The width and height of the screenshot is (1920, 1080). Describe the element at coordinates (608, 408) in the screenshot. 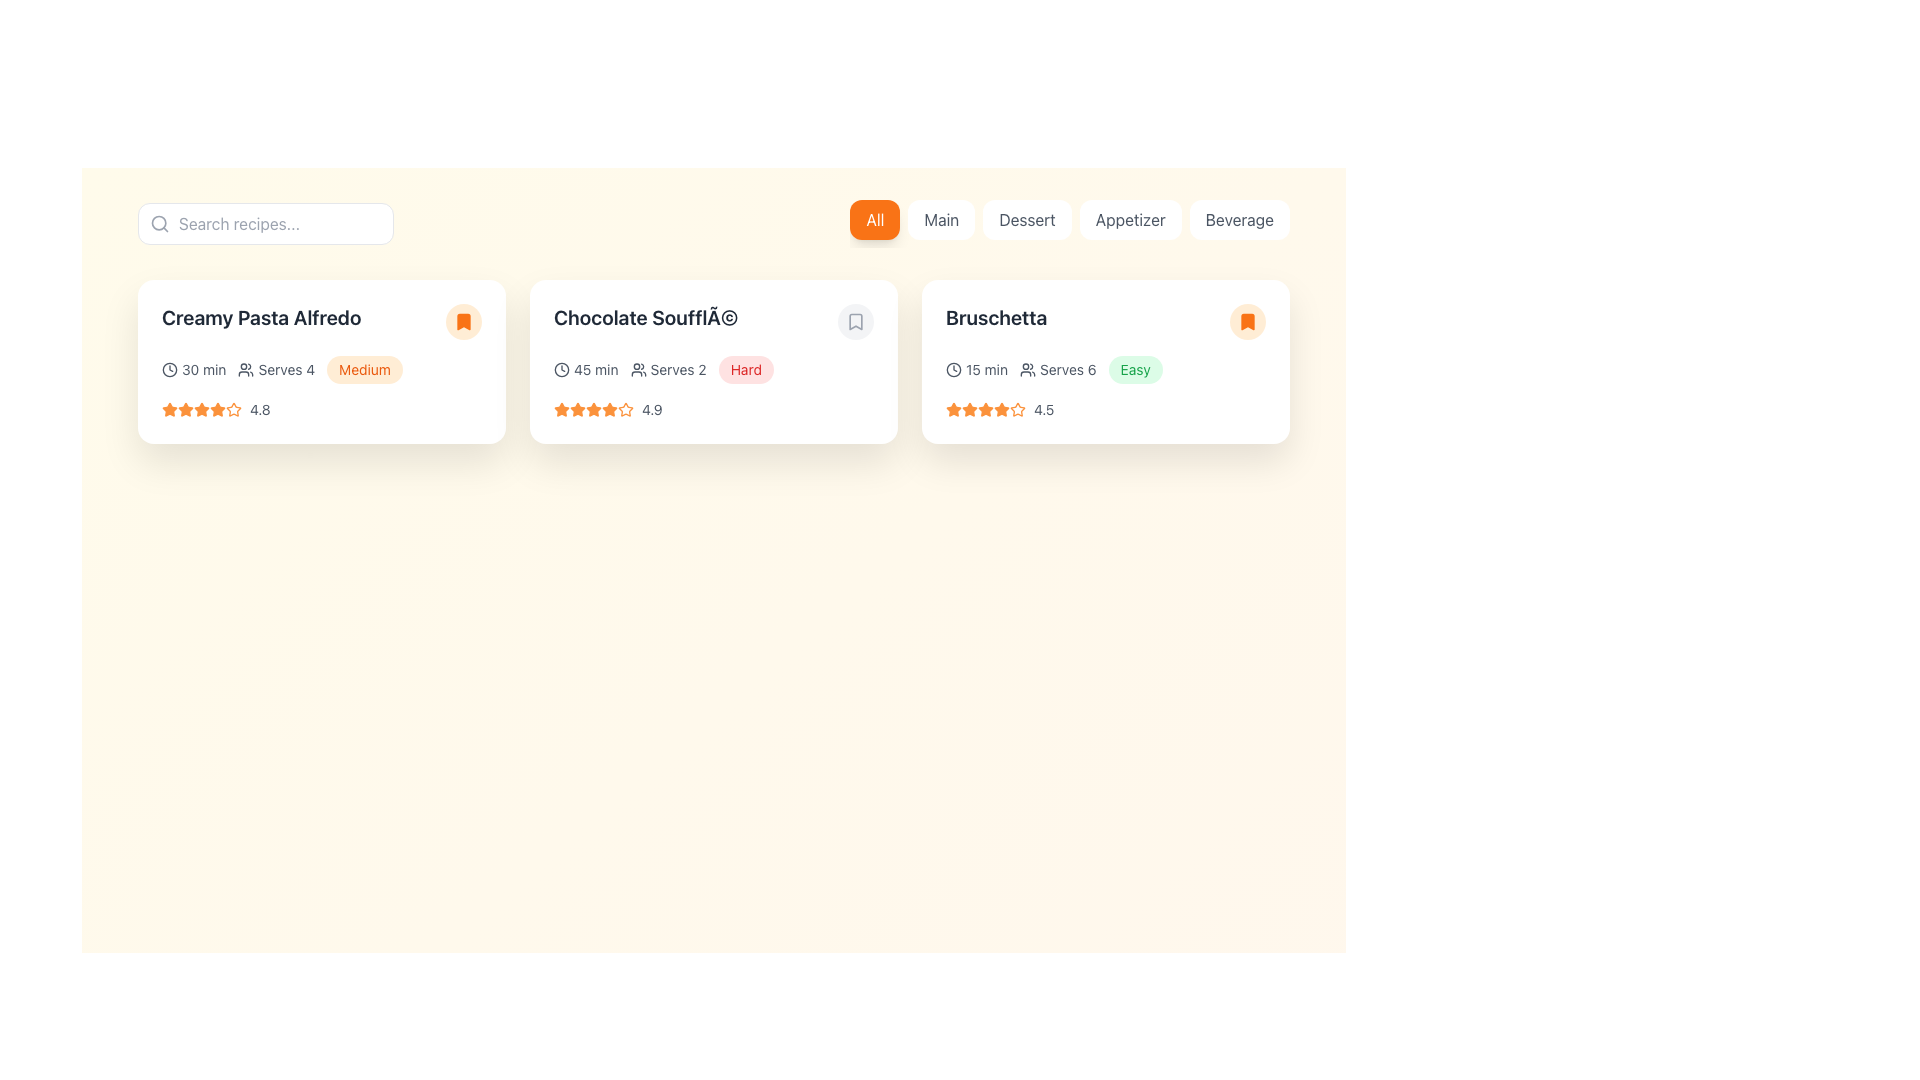

I see `the sixth star icon in the user rating system for the recipe 'Chocolate Soufflé'` at that location.